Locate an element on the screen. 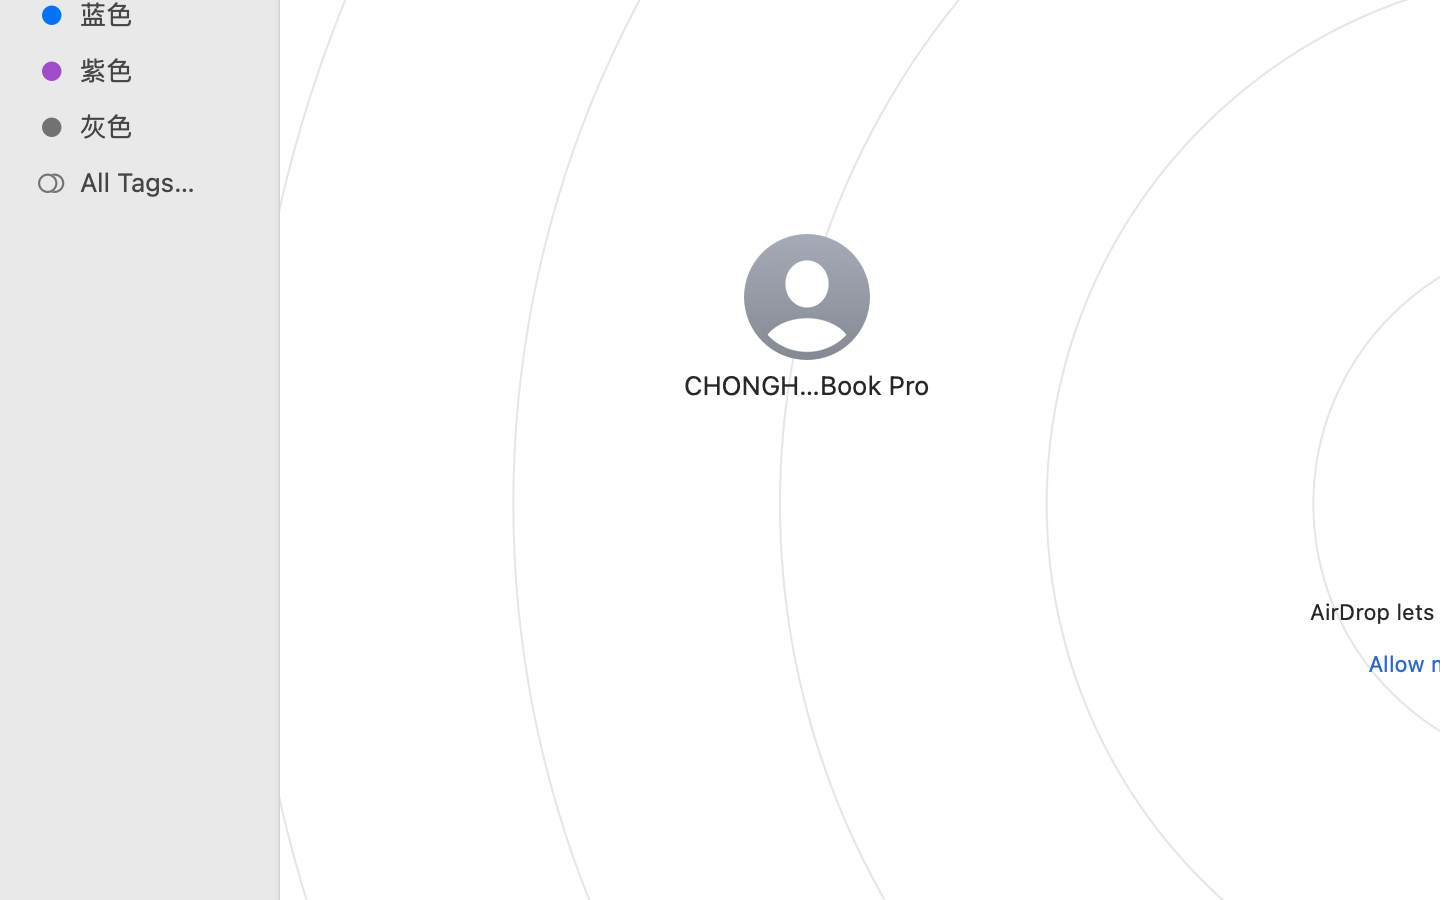  '灰色' is located at coordinates (159, 126).